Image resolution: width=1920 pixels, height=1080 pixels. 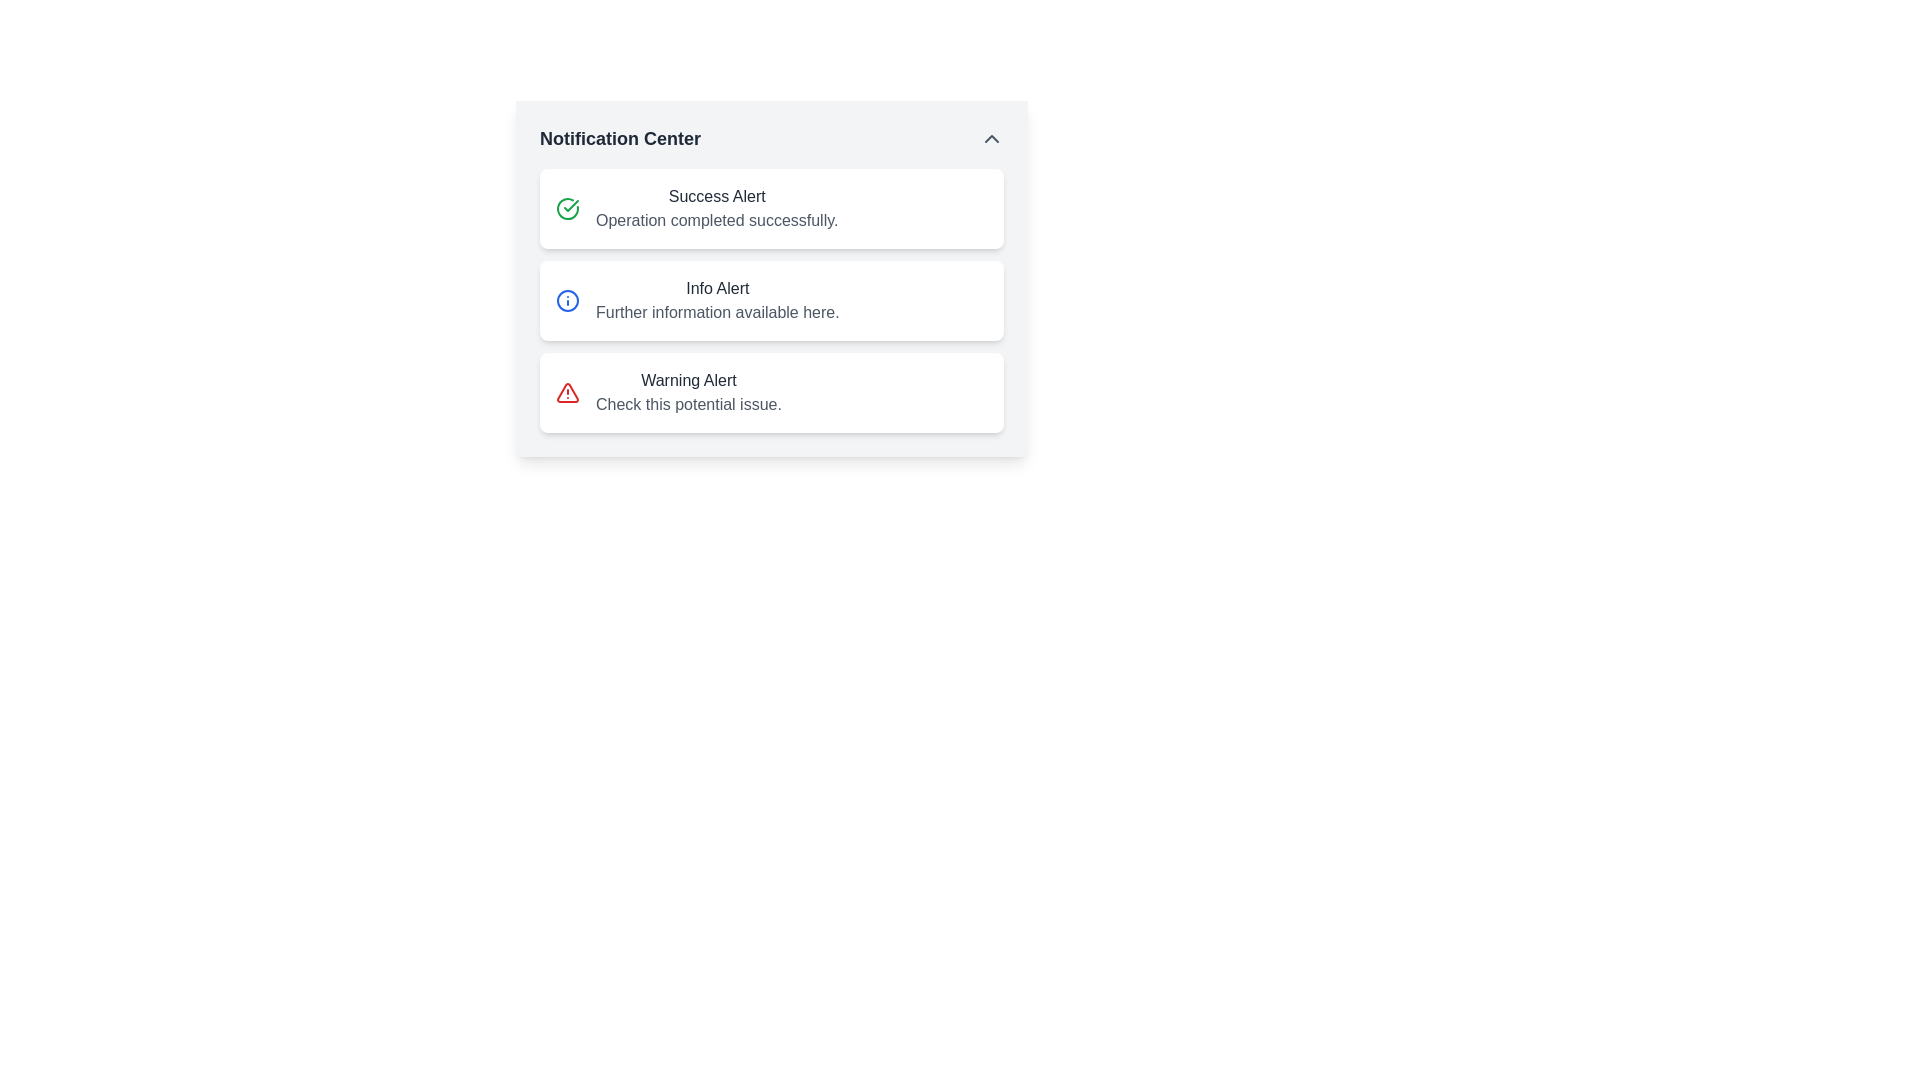 What do you see at coordinates (566, 208) in the screenshot?
I see `the green circular success icon with a check mark located in the upper-left portion of the 'Success Alert' box by moving the mouse cursor to it` at bounding box center [566, 208].